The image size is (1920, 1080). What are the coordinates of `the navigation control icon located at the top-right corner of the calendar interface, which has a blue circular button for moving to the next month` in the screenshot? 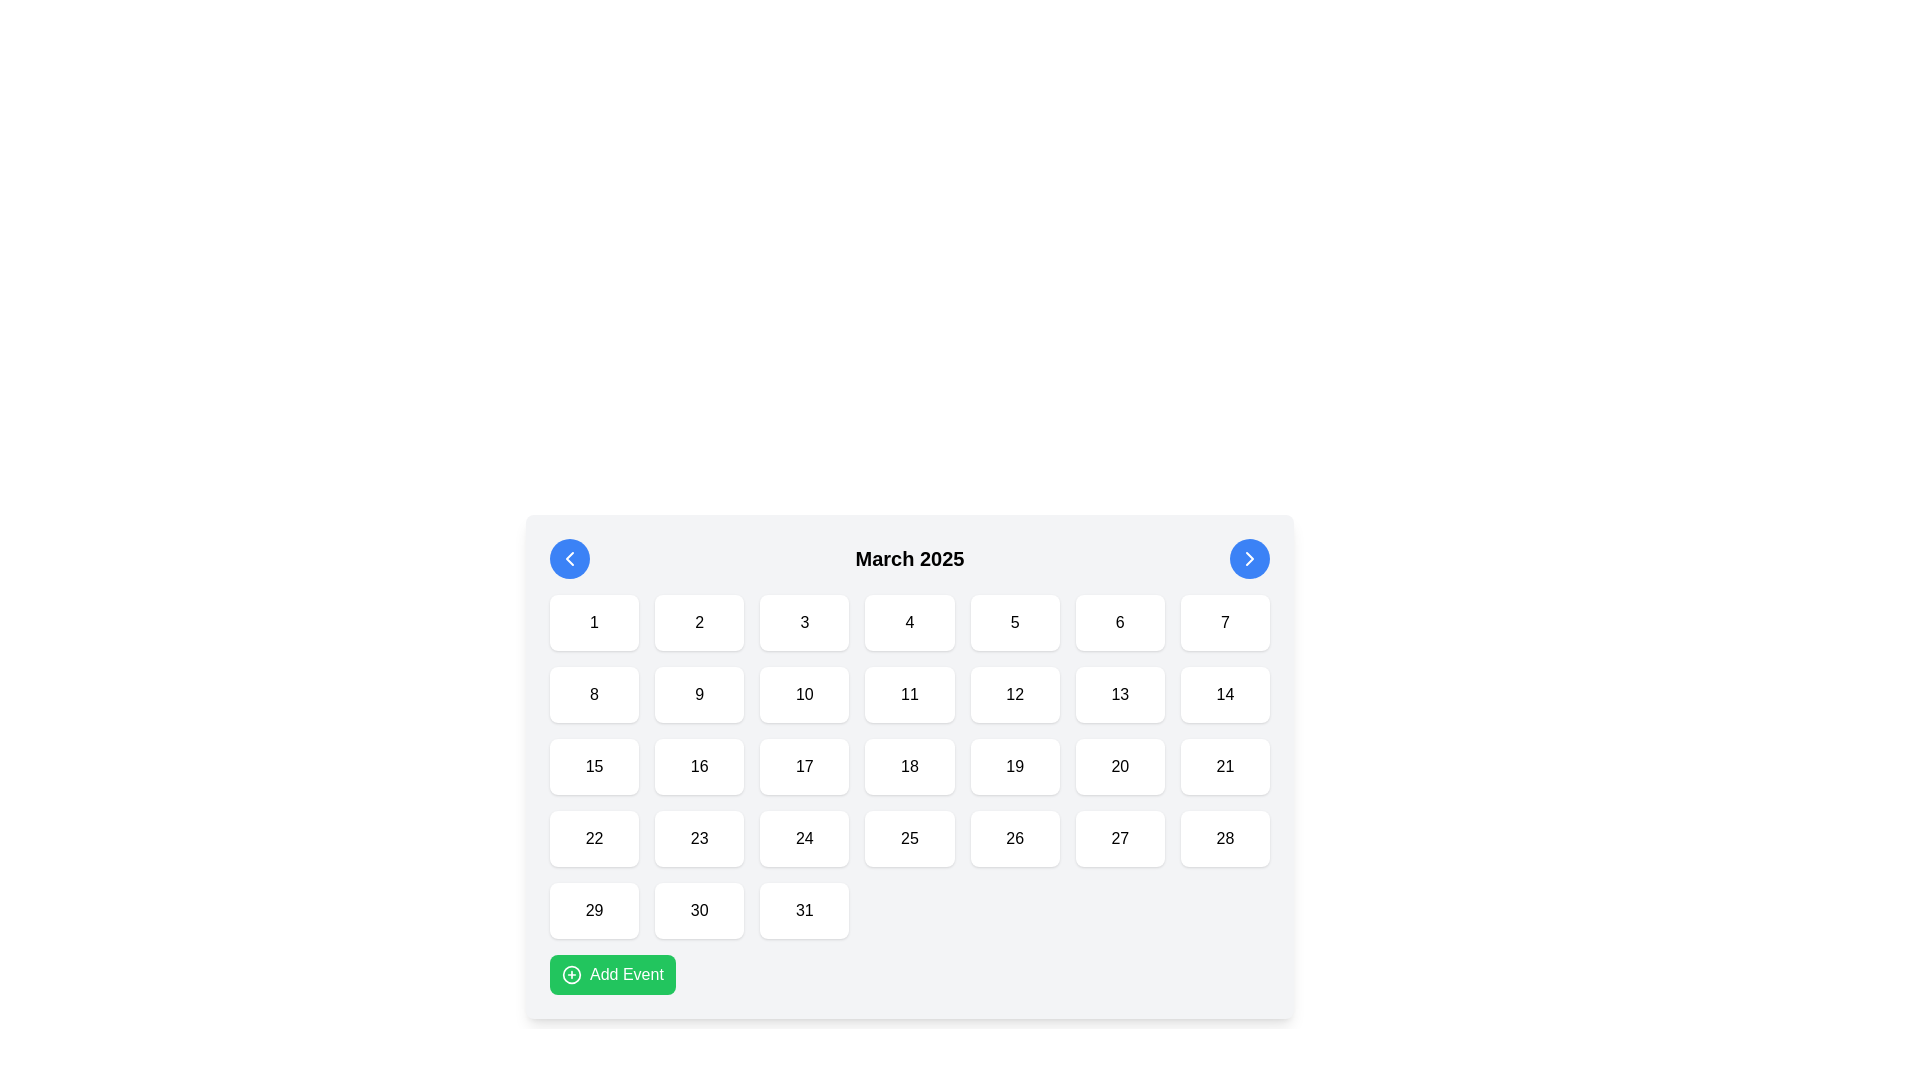 It's located at (1248, 559).